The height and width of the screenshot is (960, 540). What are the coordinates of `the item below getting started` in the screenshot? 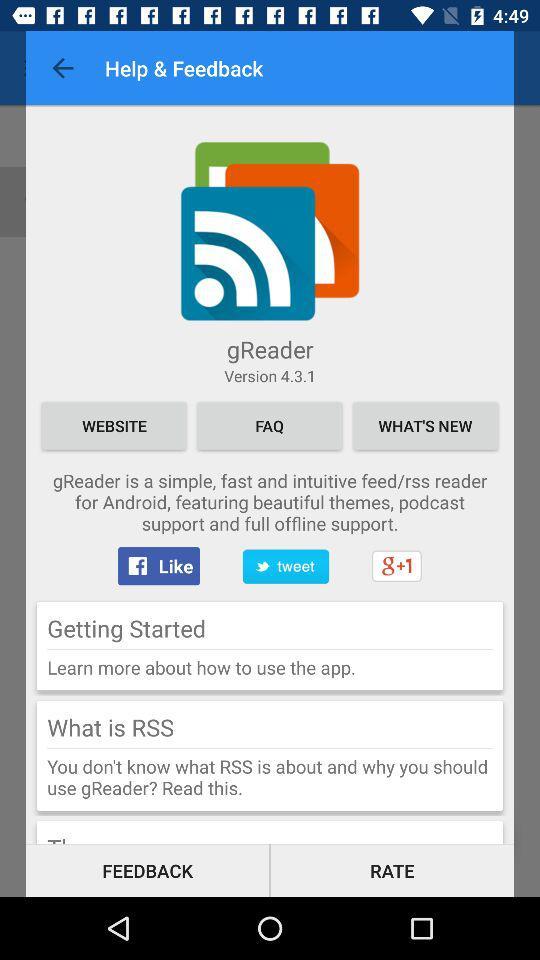 It's located at (270, 648).